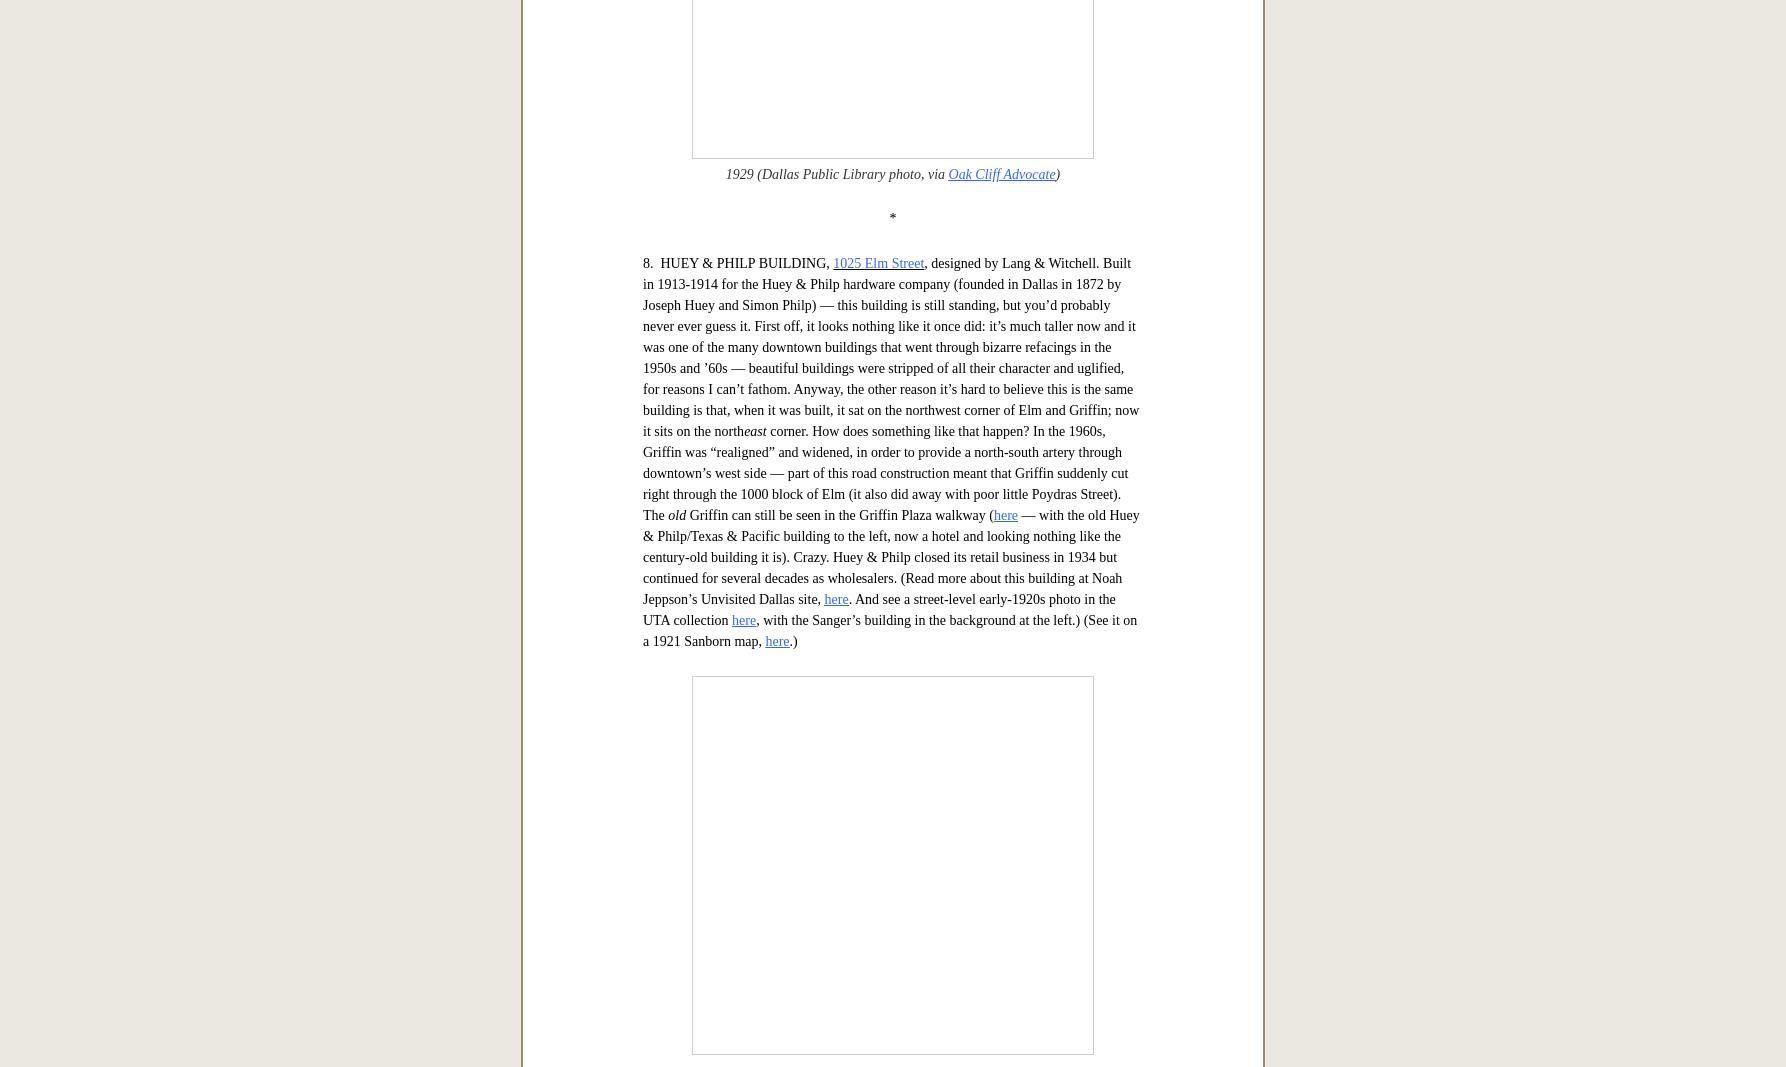 The width and height of the screenshot is (1786, 1067). Describe the element at coordinates (752, 162) in the screenshot. I see `'7.  “STORE AND FLAT BUILDING,”'` at that location.